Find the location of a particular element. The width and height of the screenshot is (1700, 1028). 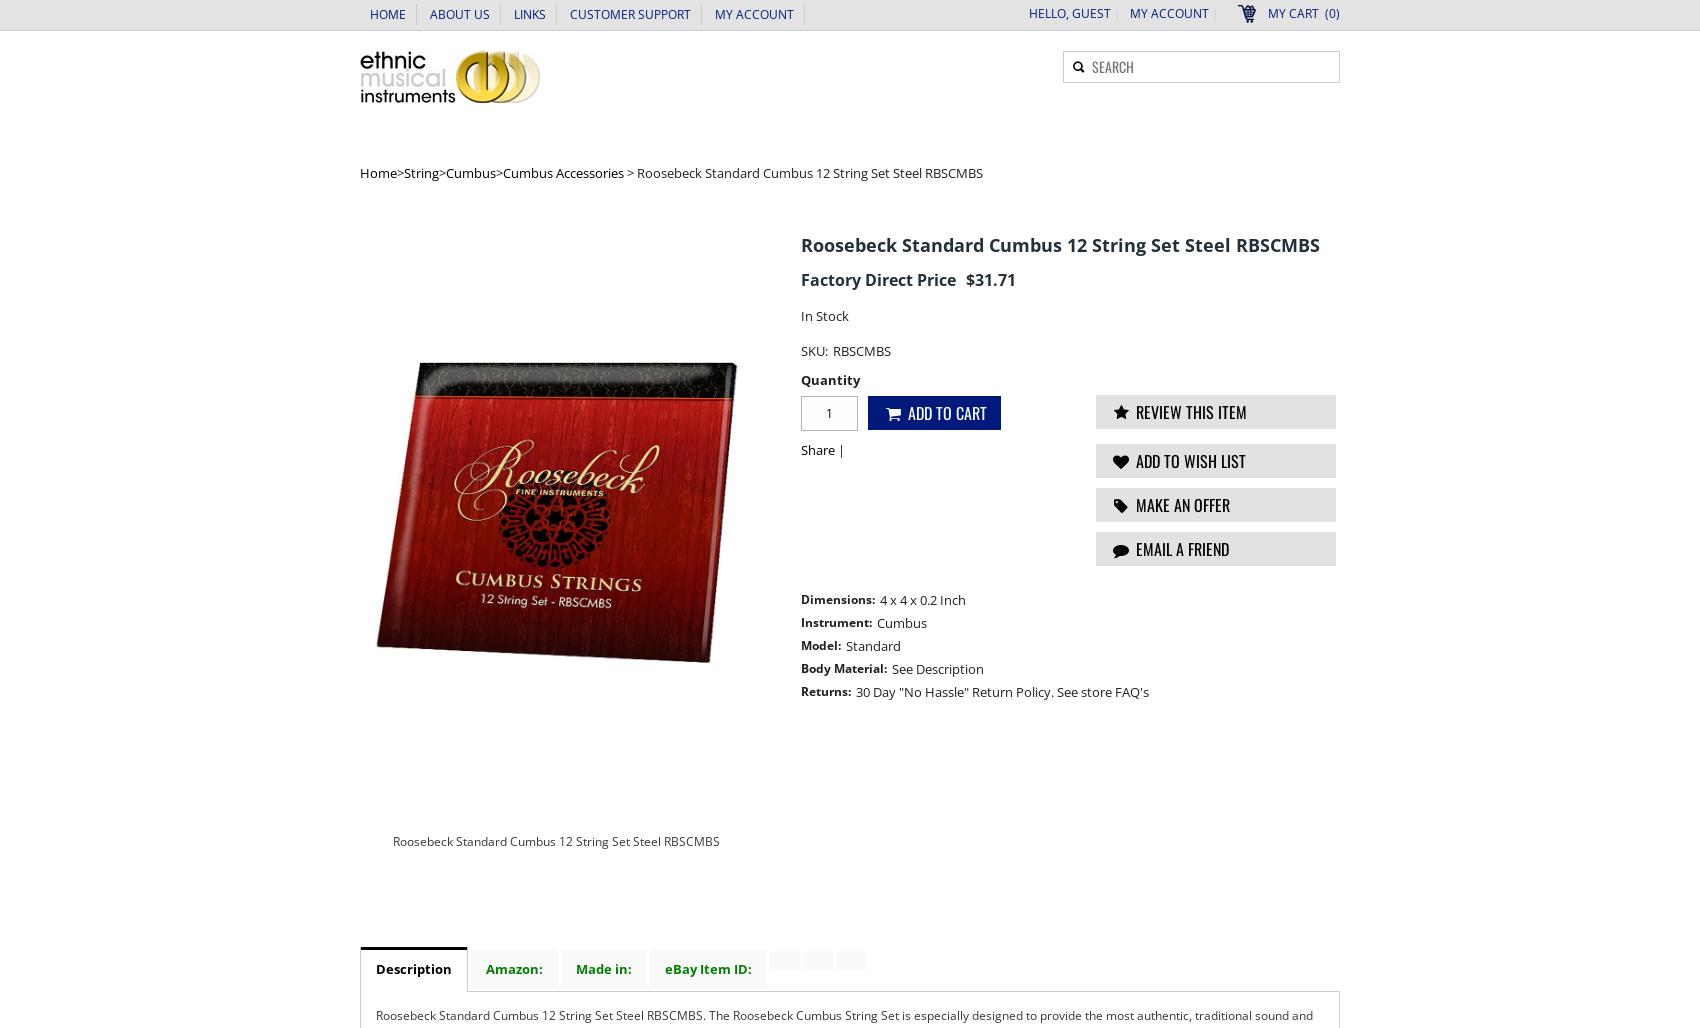

'Guest' is located at coordinates (1091, 13).